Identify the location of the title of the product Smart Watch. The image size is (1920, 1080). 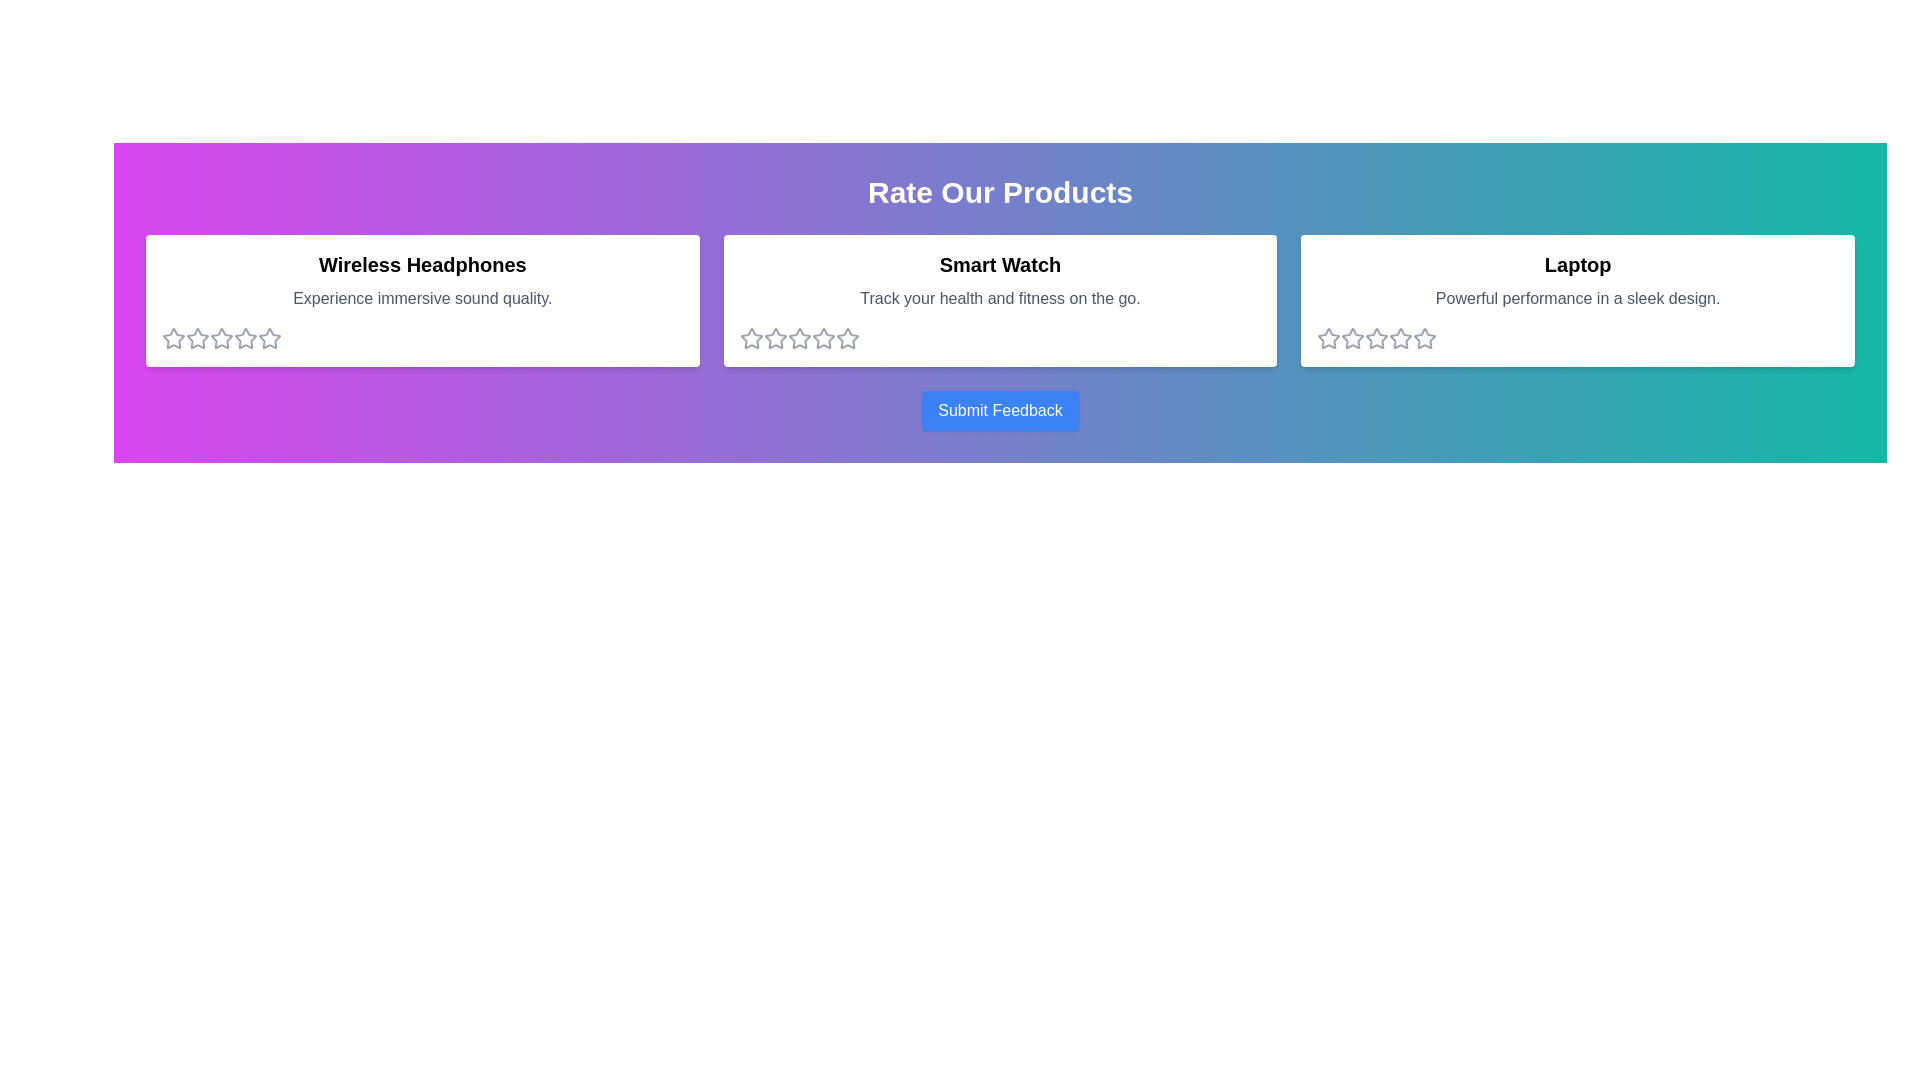
(999, 264).